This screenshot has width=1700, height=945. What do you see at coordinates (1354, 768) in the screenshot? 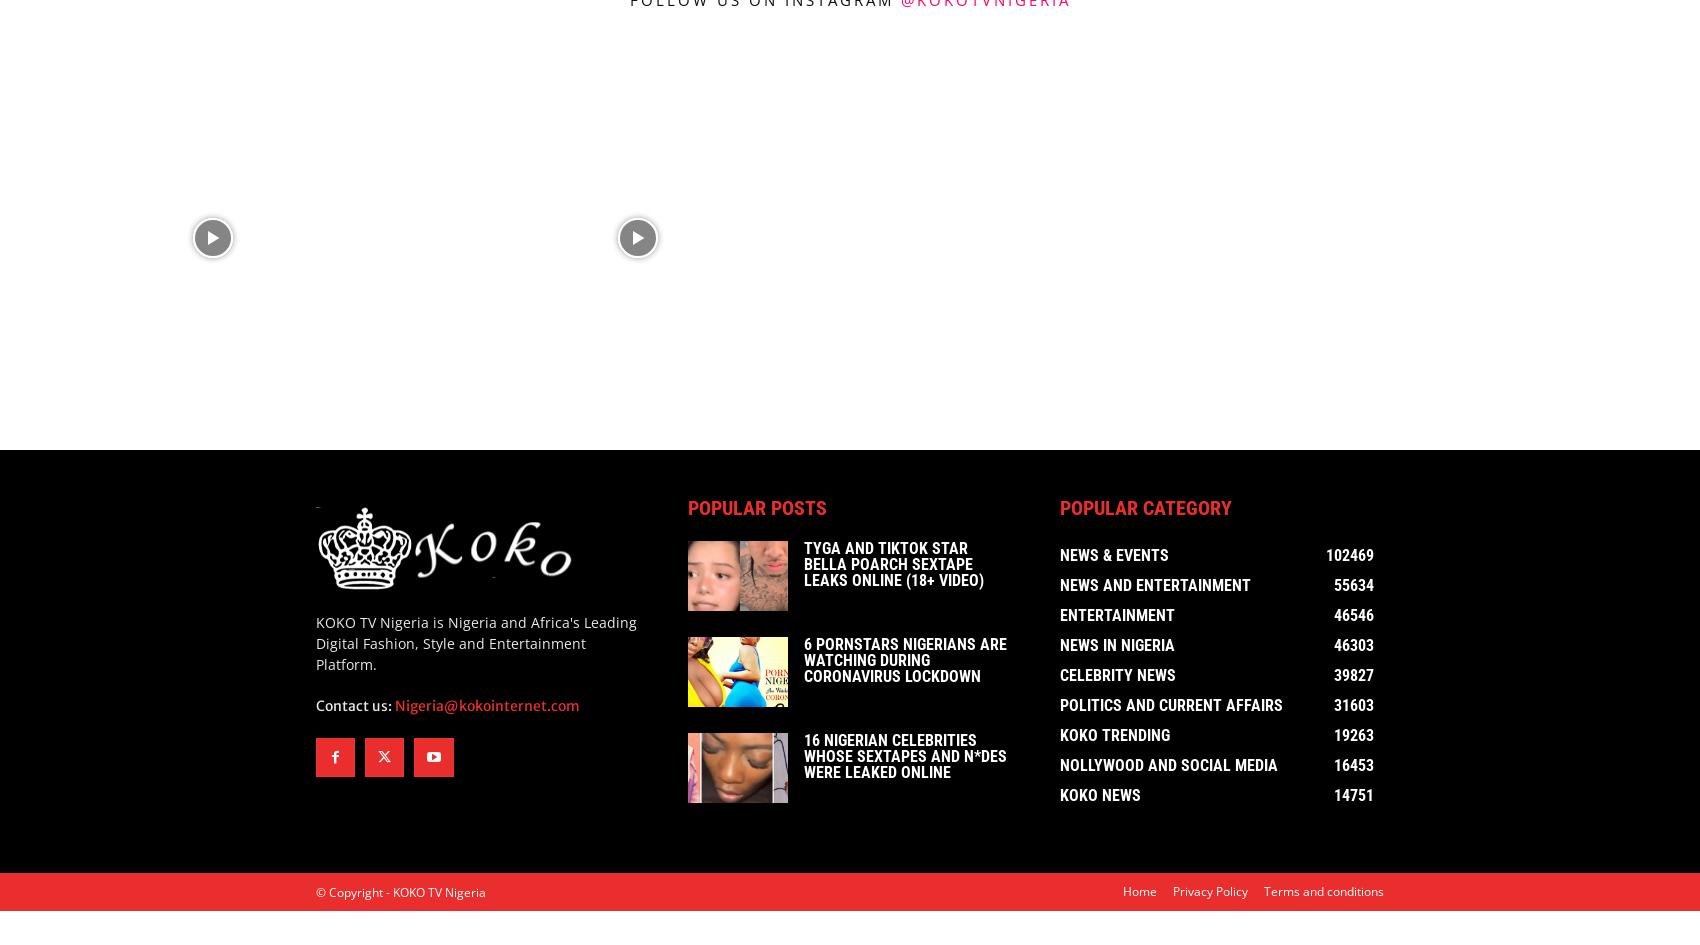
I see `'16453'` at bounding box center [1354, 768].